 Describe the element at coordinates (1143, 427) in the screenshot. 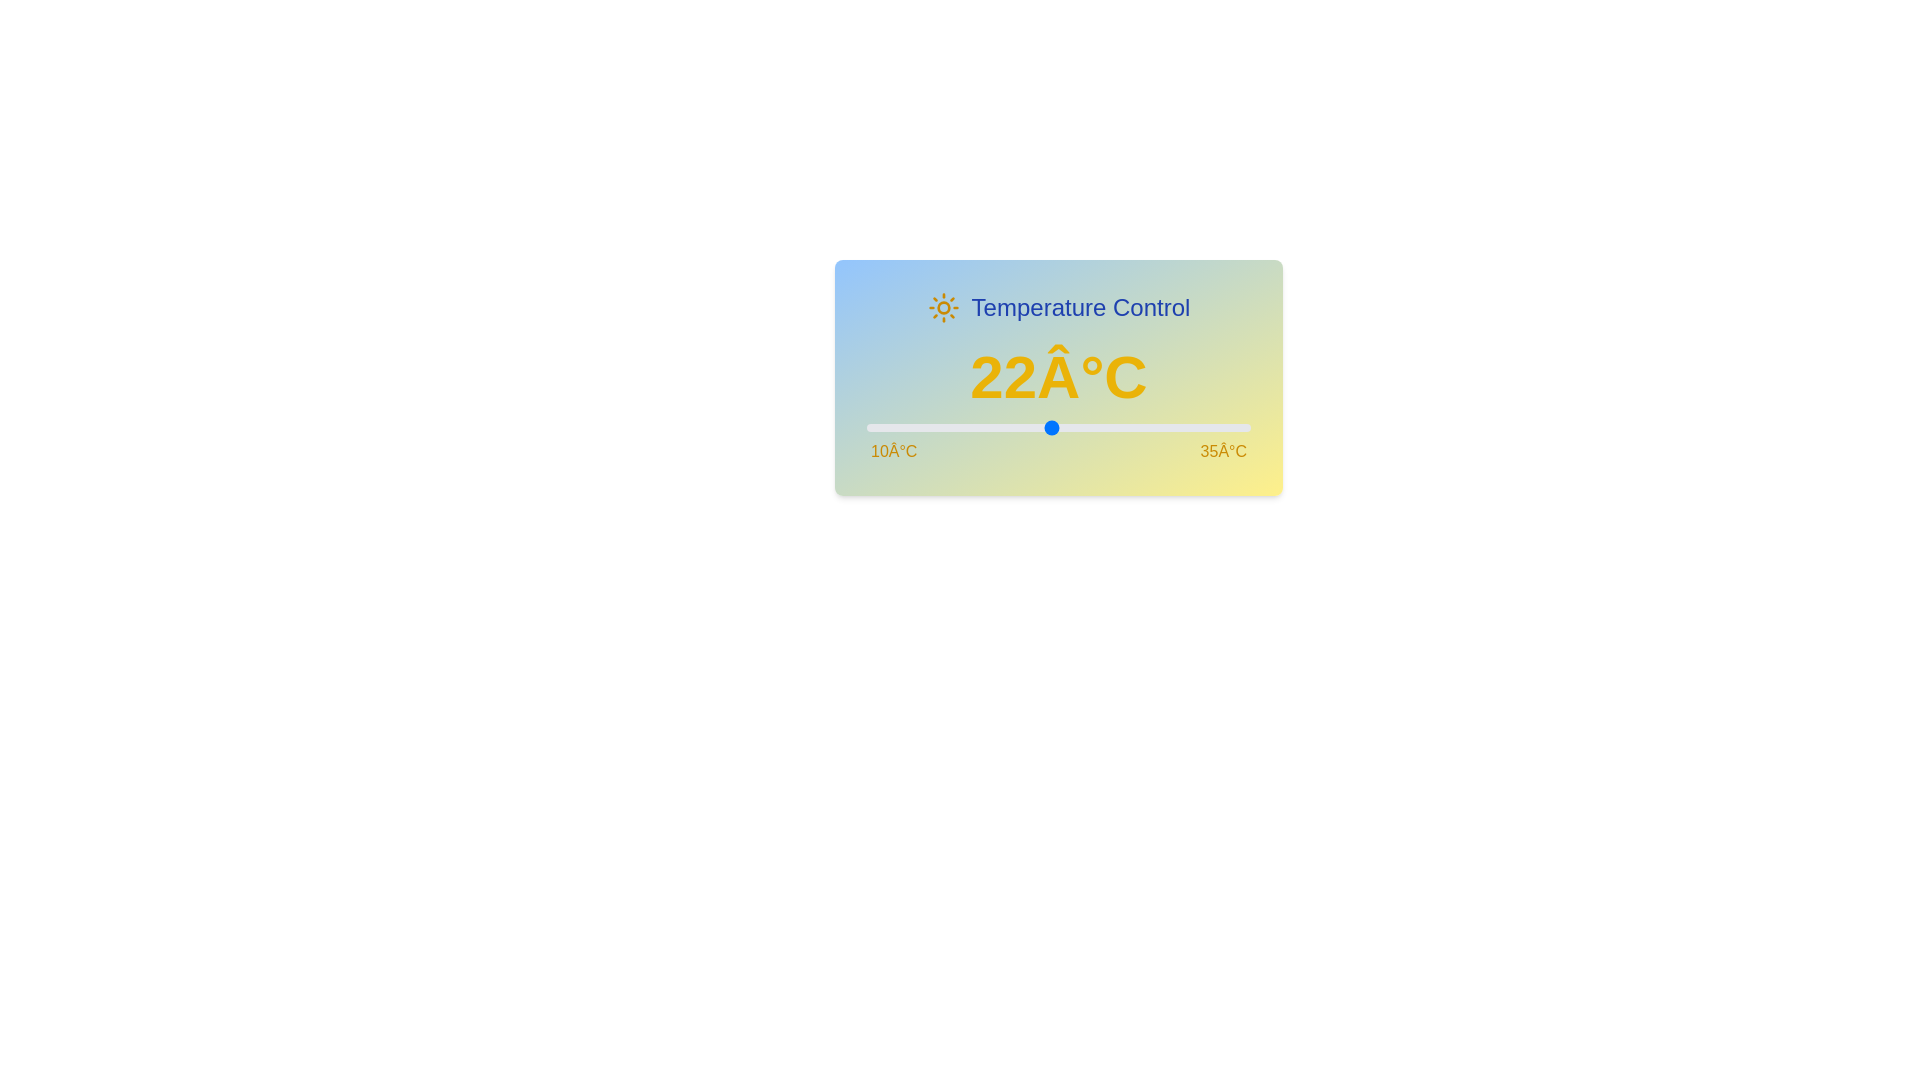

I see `the temperature slider to set the temperature to 28°C` at that location.